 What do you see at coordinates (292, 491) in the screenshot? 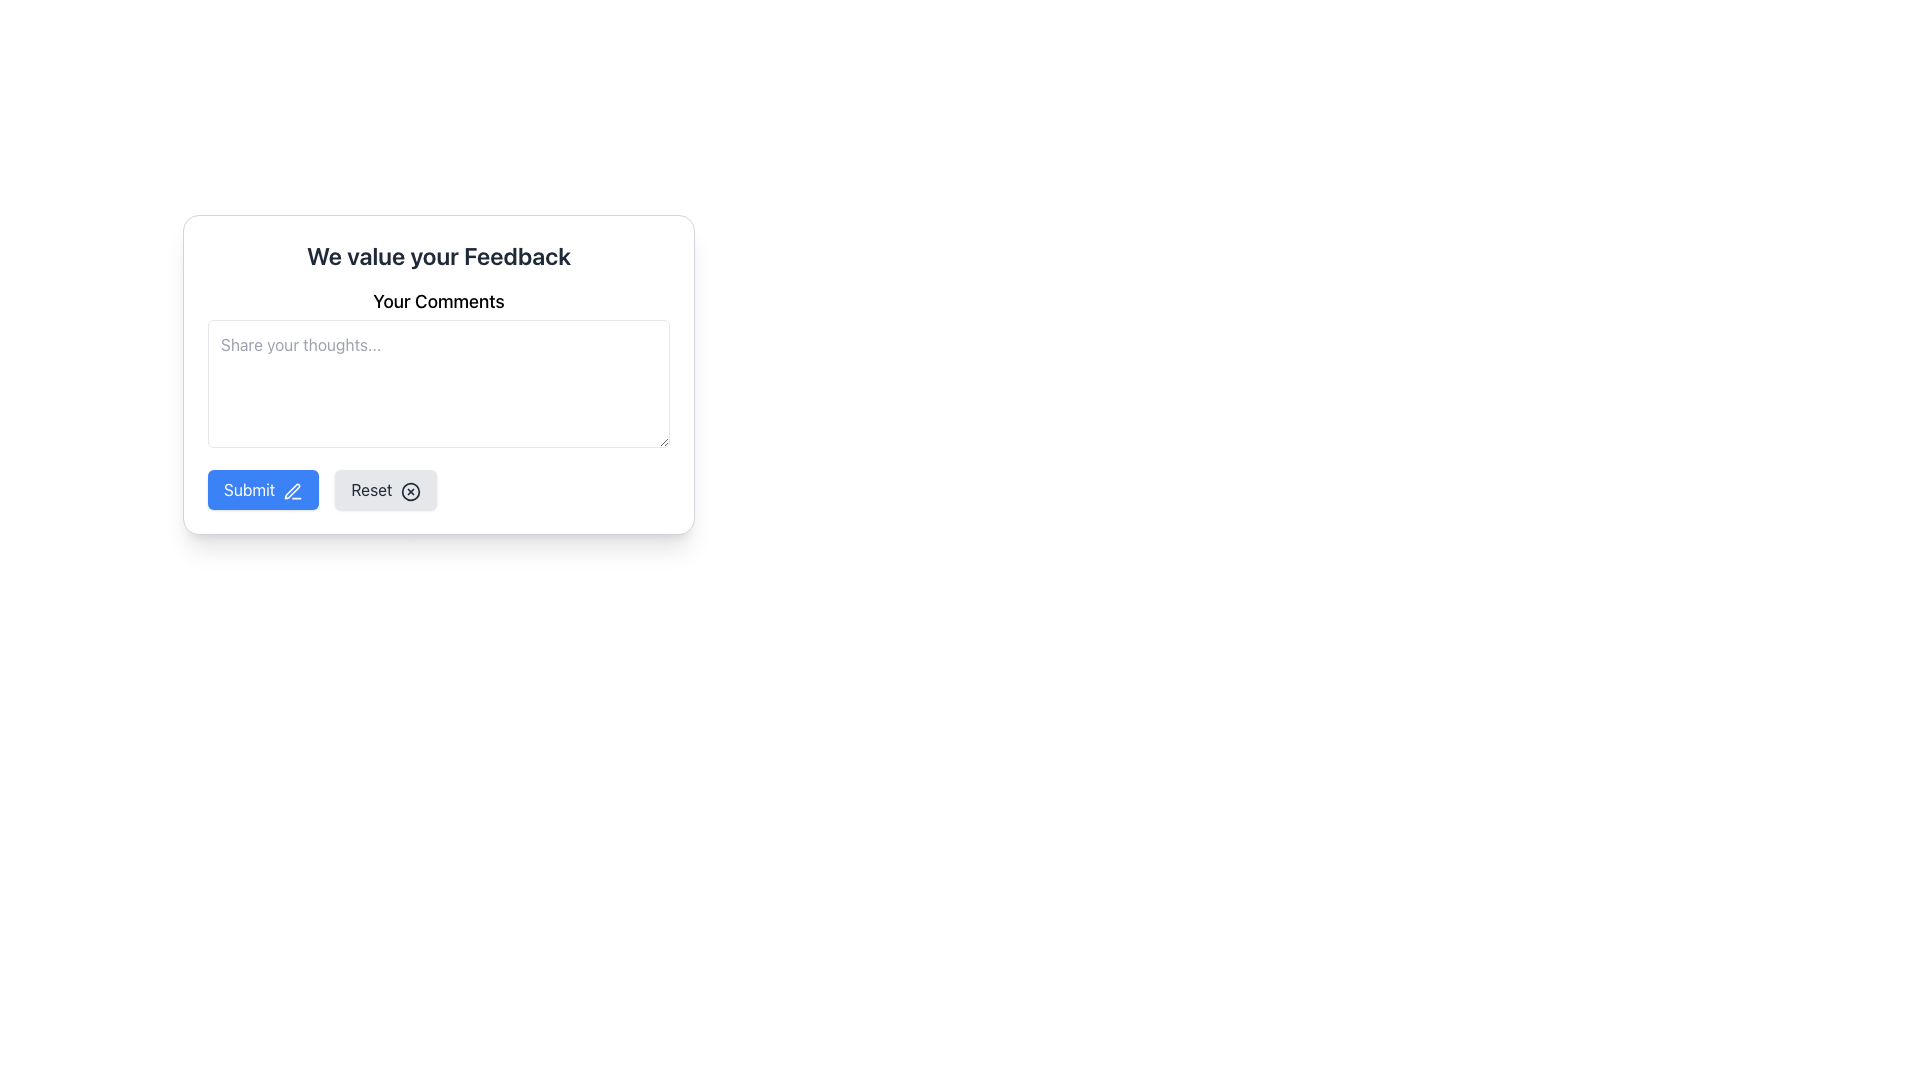
I see `the pen icon with a blue background located immediately to the right of the 'Submit' button text to interact with it` at bounding box center [292, 491].